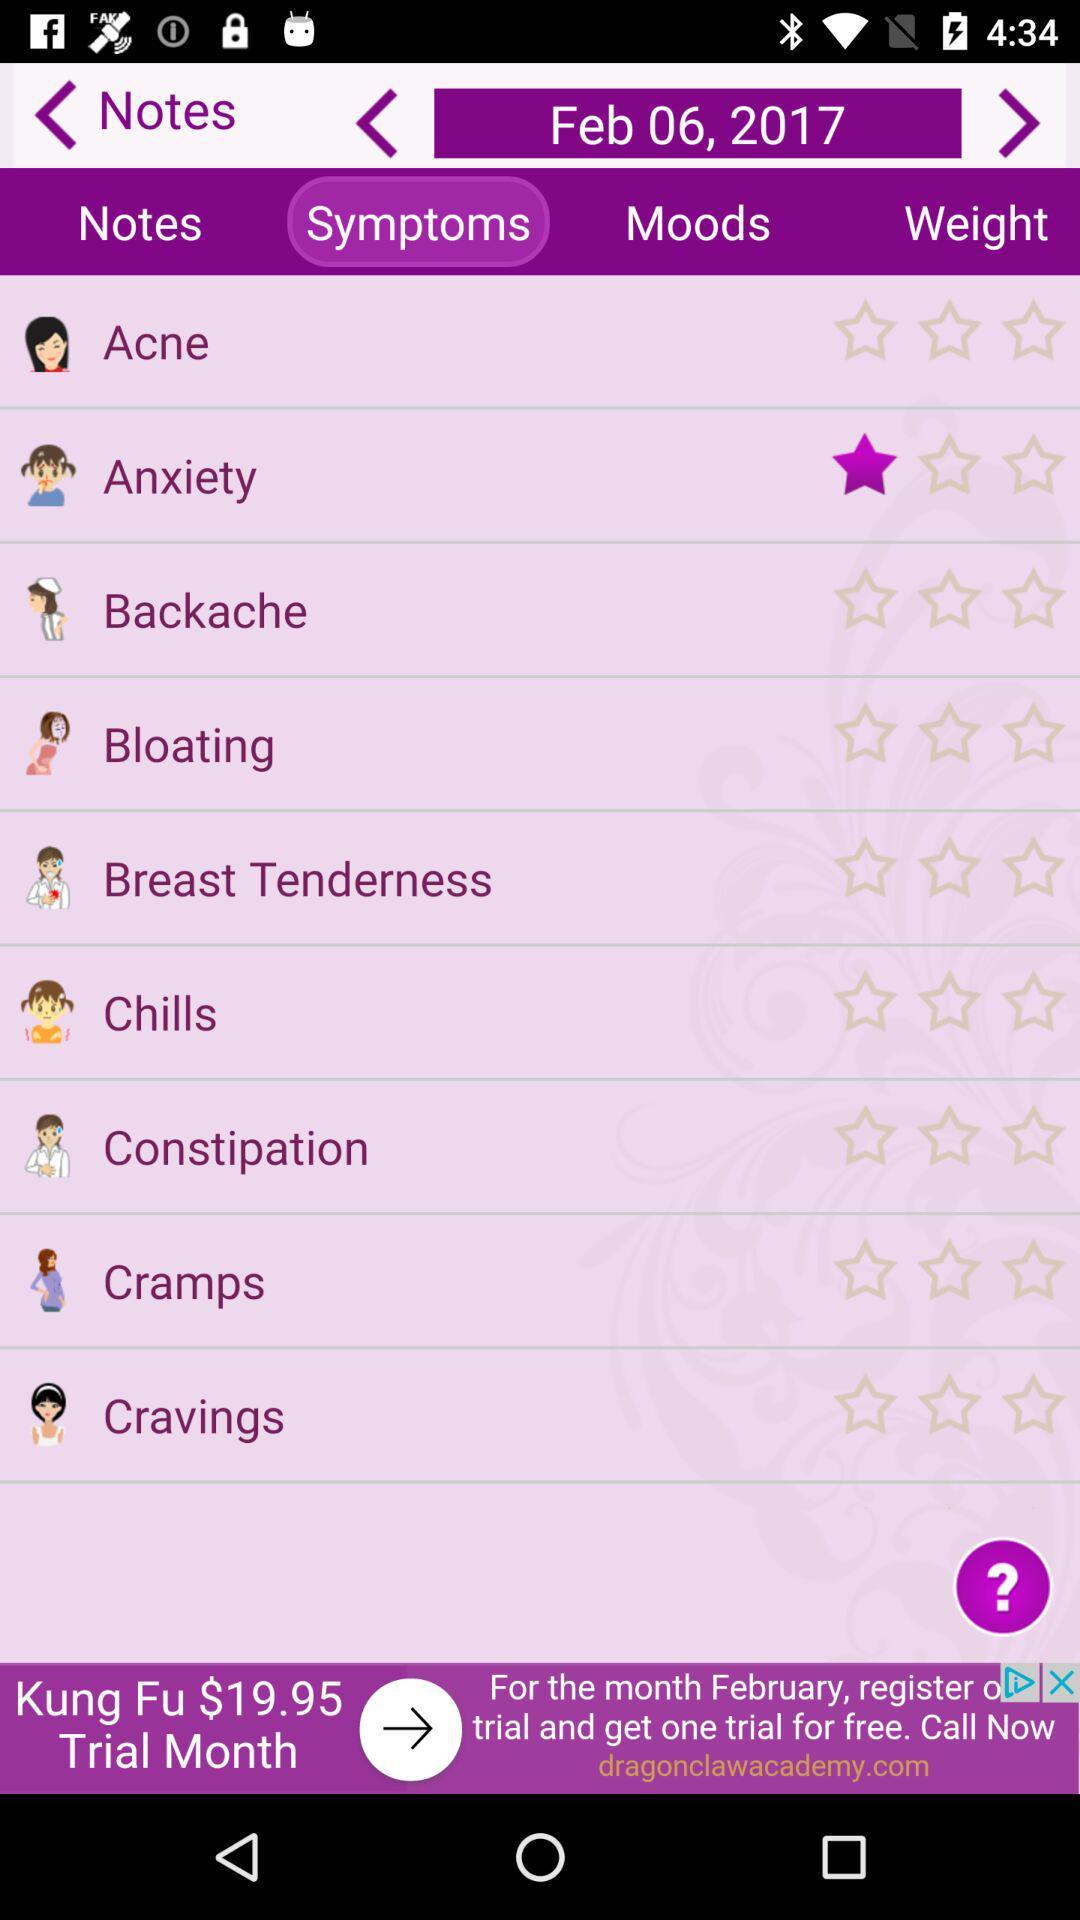 Image resolution: width=1080 pixels, height=1920 pixels. I want to click on constipation opption, so click(46, 1146).